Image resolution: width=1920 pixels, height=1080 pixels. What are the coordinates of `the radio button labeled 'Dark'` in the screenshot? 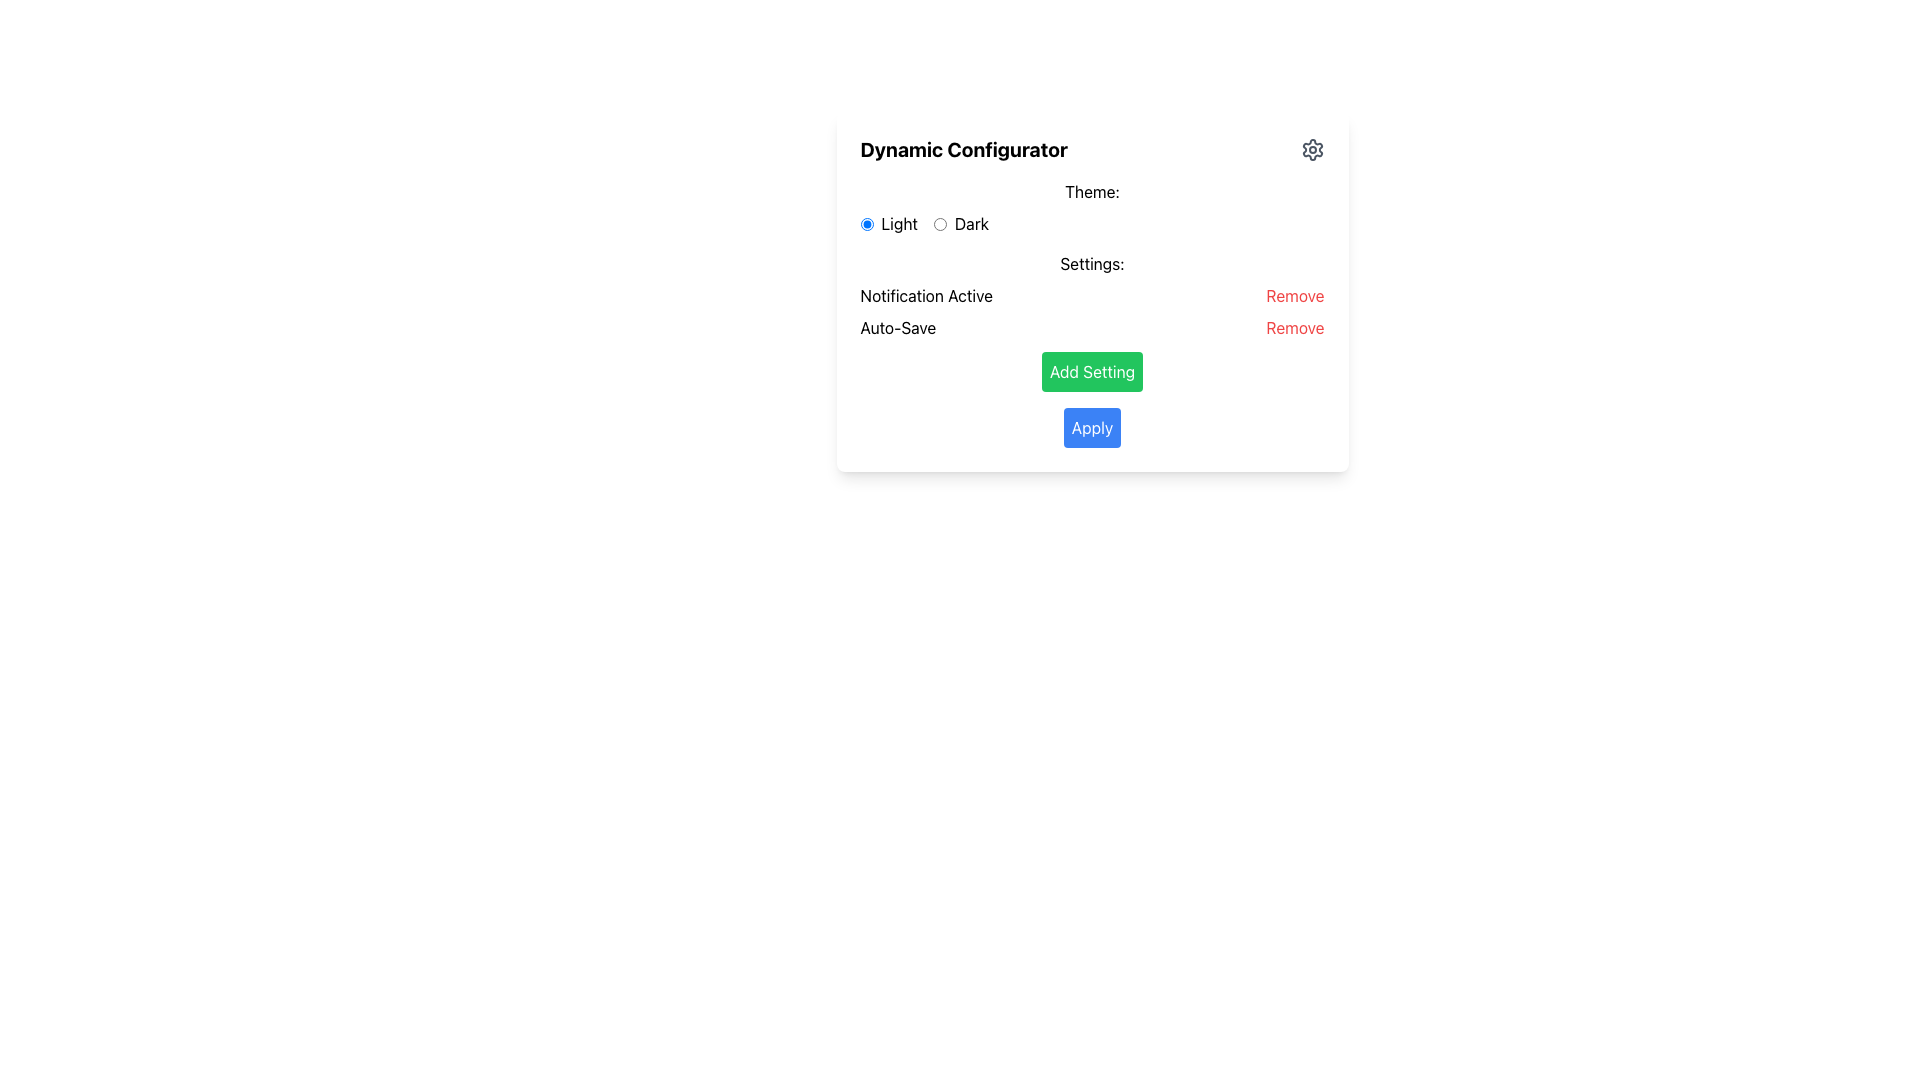 It's located at (961, 223).